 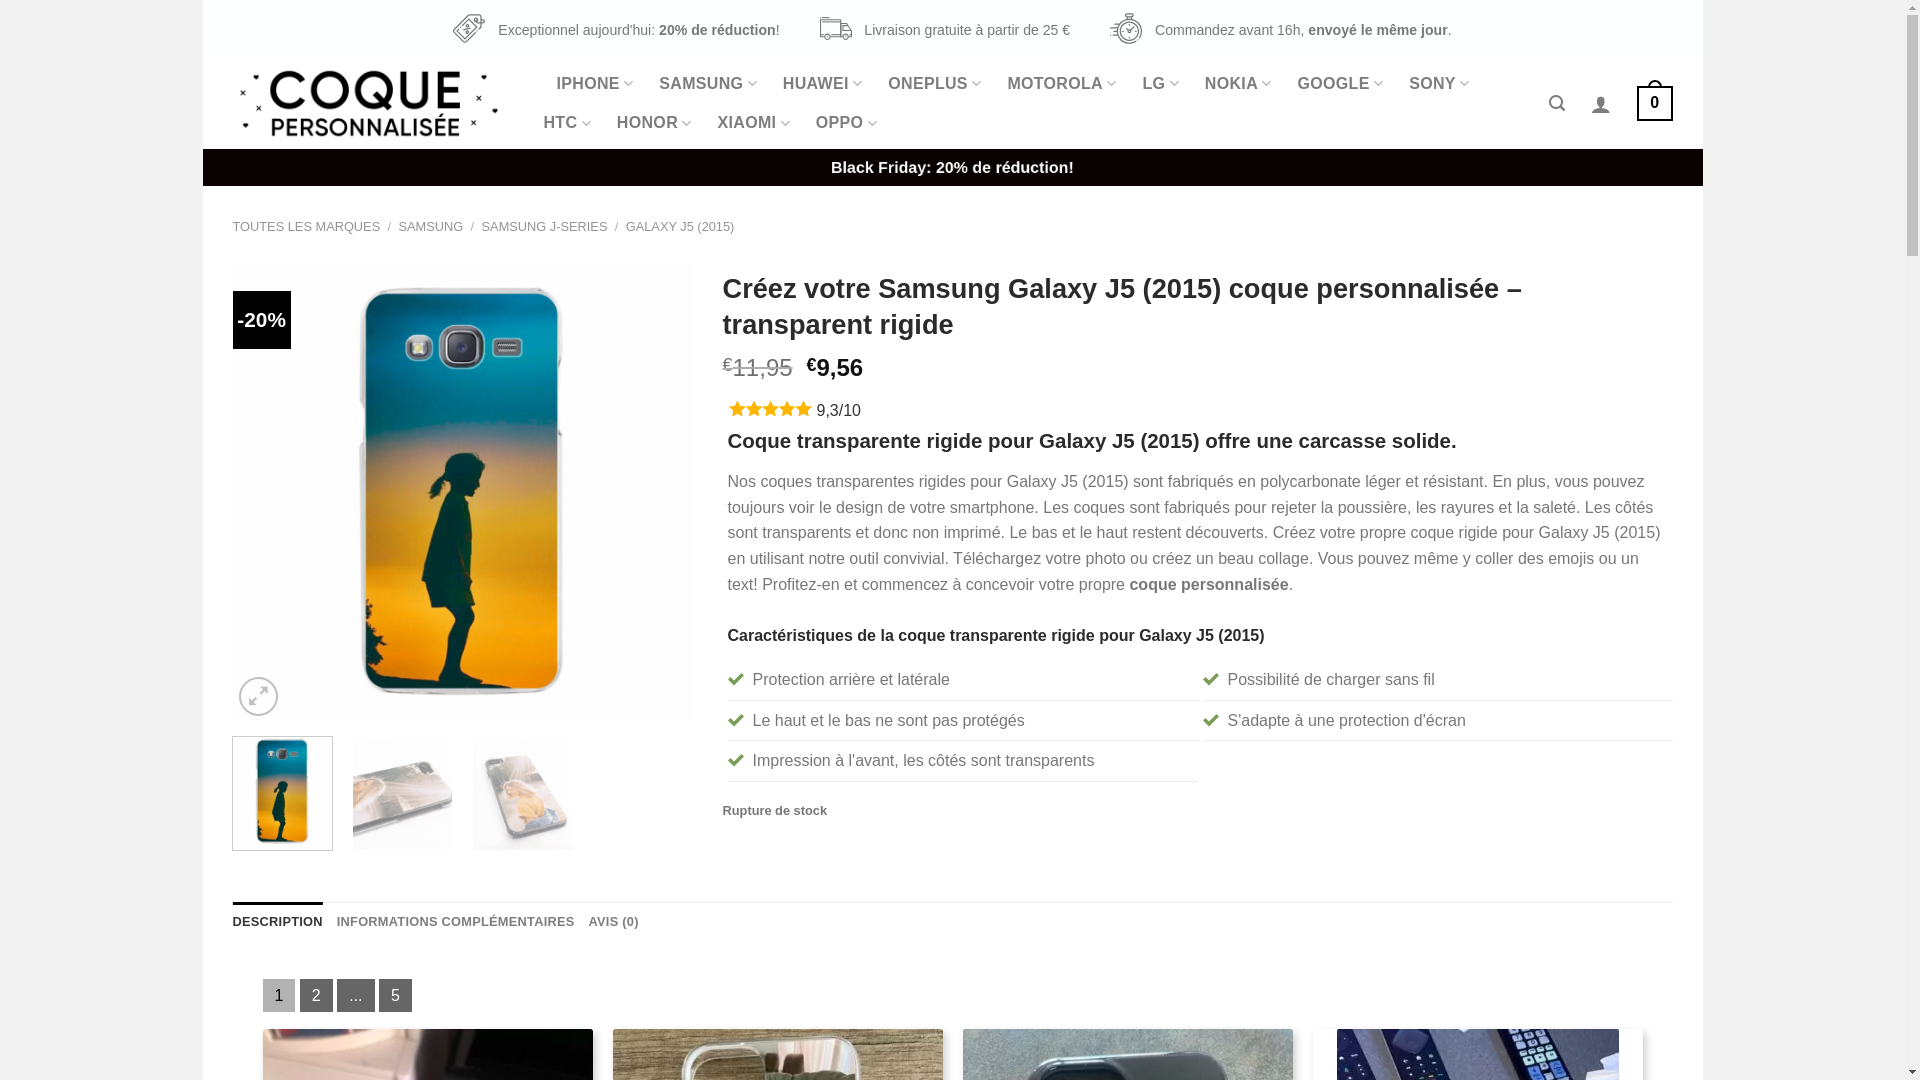 I want to click on 'SAMSUNG J-SERIES', so click(x=481, y=225).